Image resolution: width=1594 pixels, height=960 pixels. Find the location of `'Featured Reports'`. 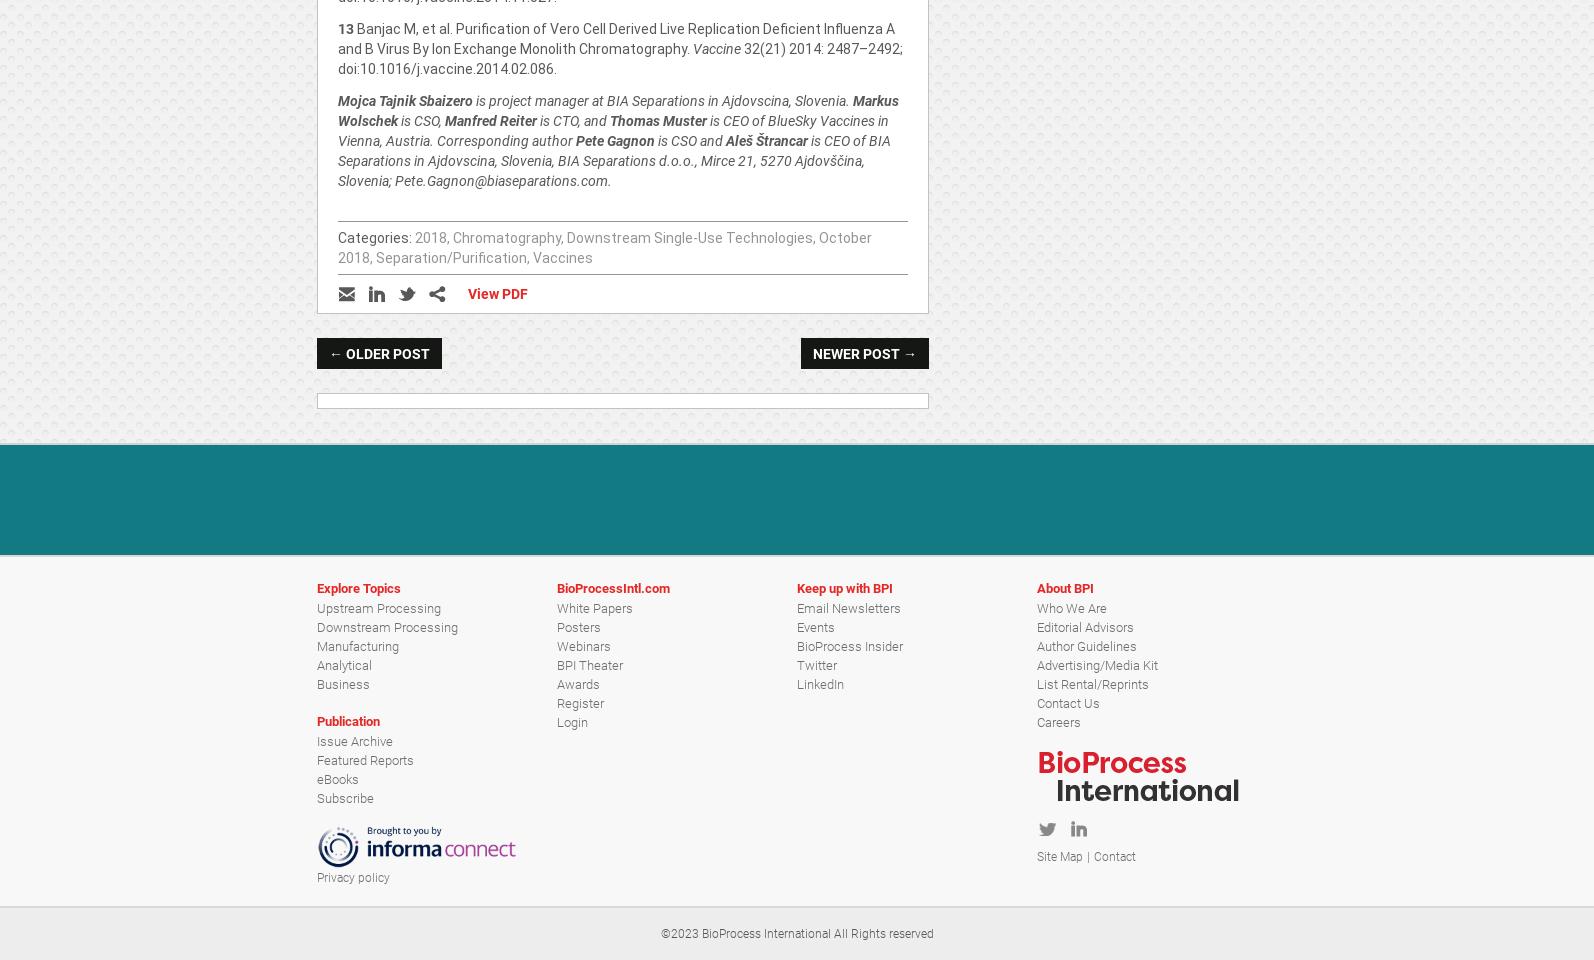

'Featured Reports' is located at coordinates (365, 758).